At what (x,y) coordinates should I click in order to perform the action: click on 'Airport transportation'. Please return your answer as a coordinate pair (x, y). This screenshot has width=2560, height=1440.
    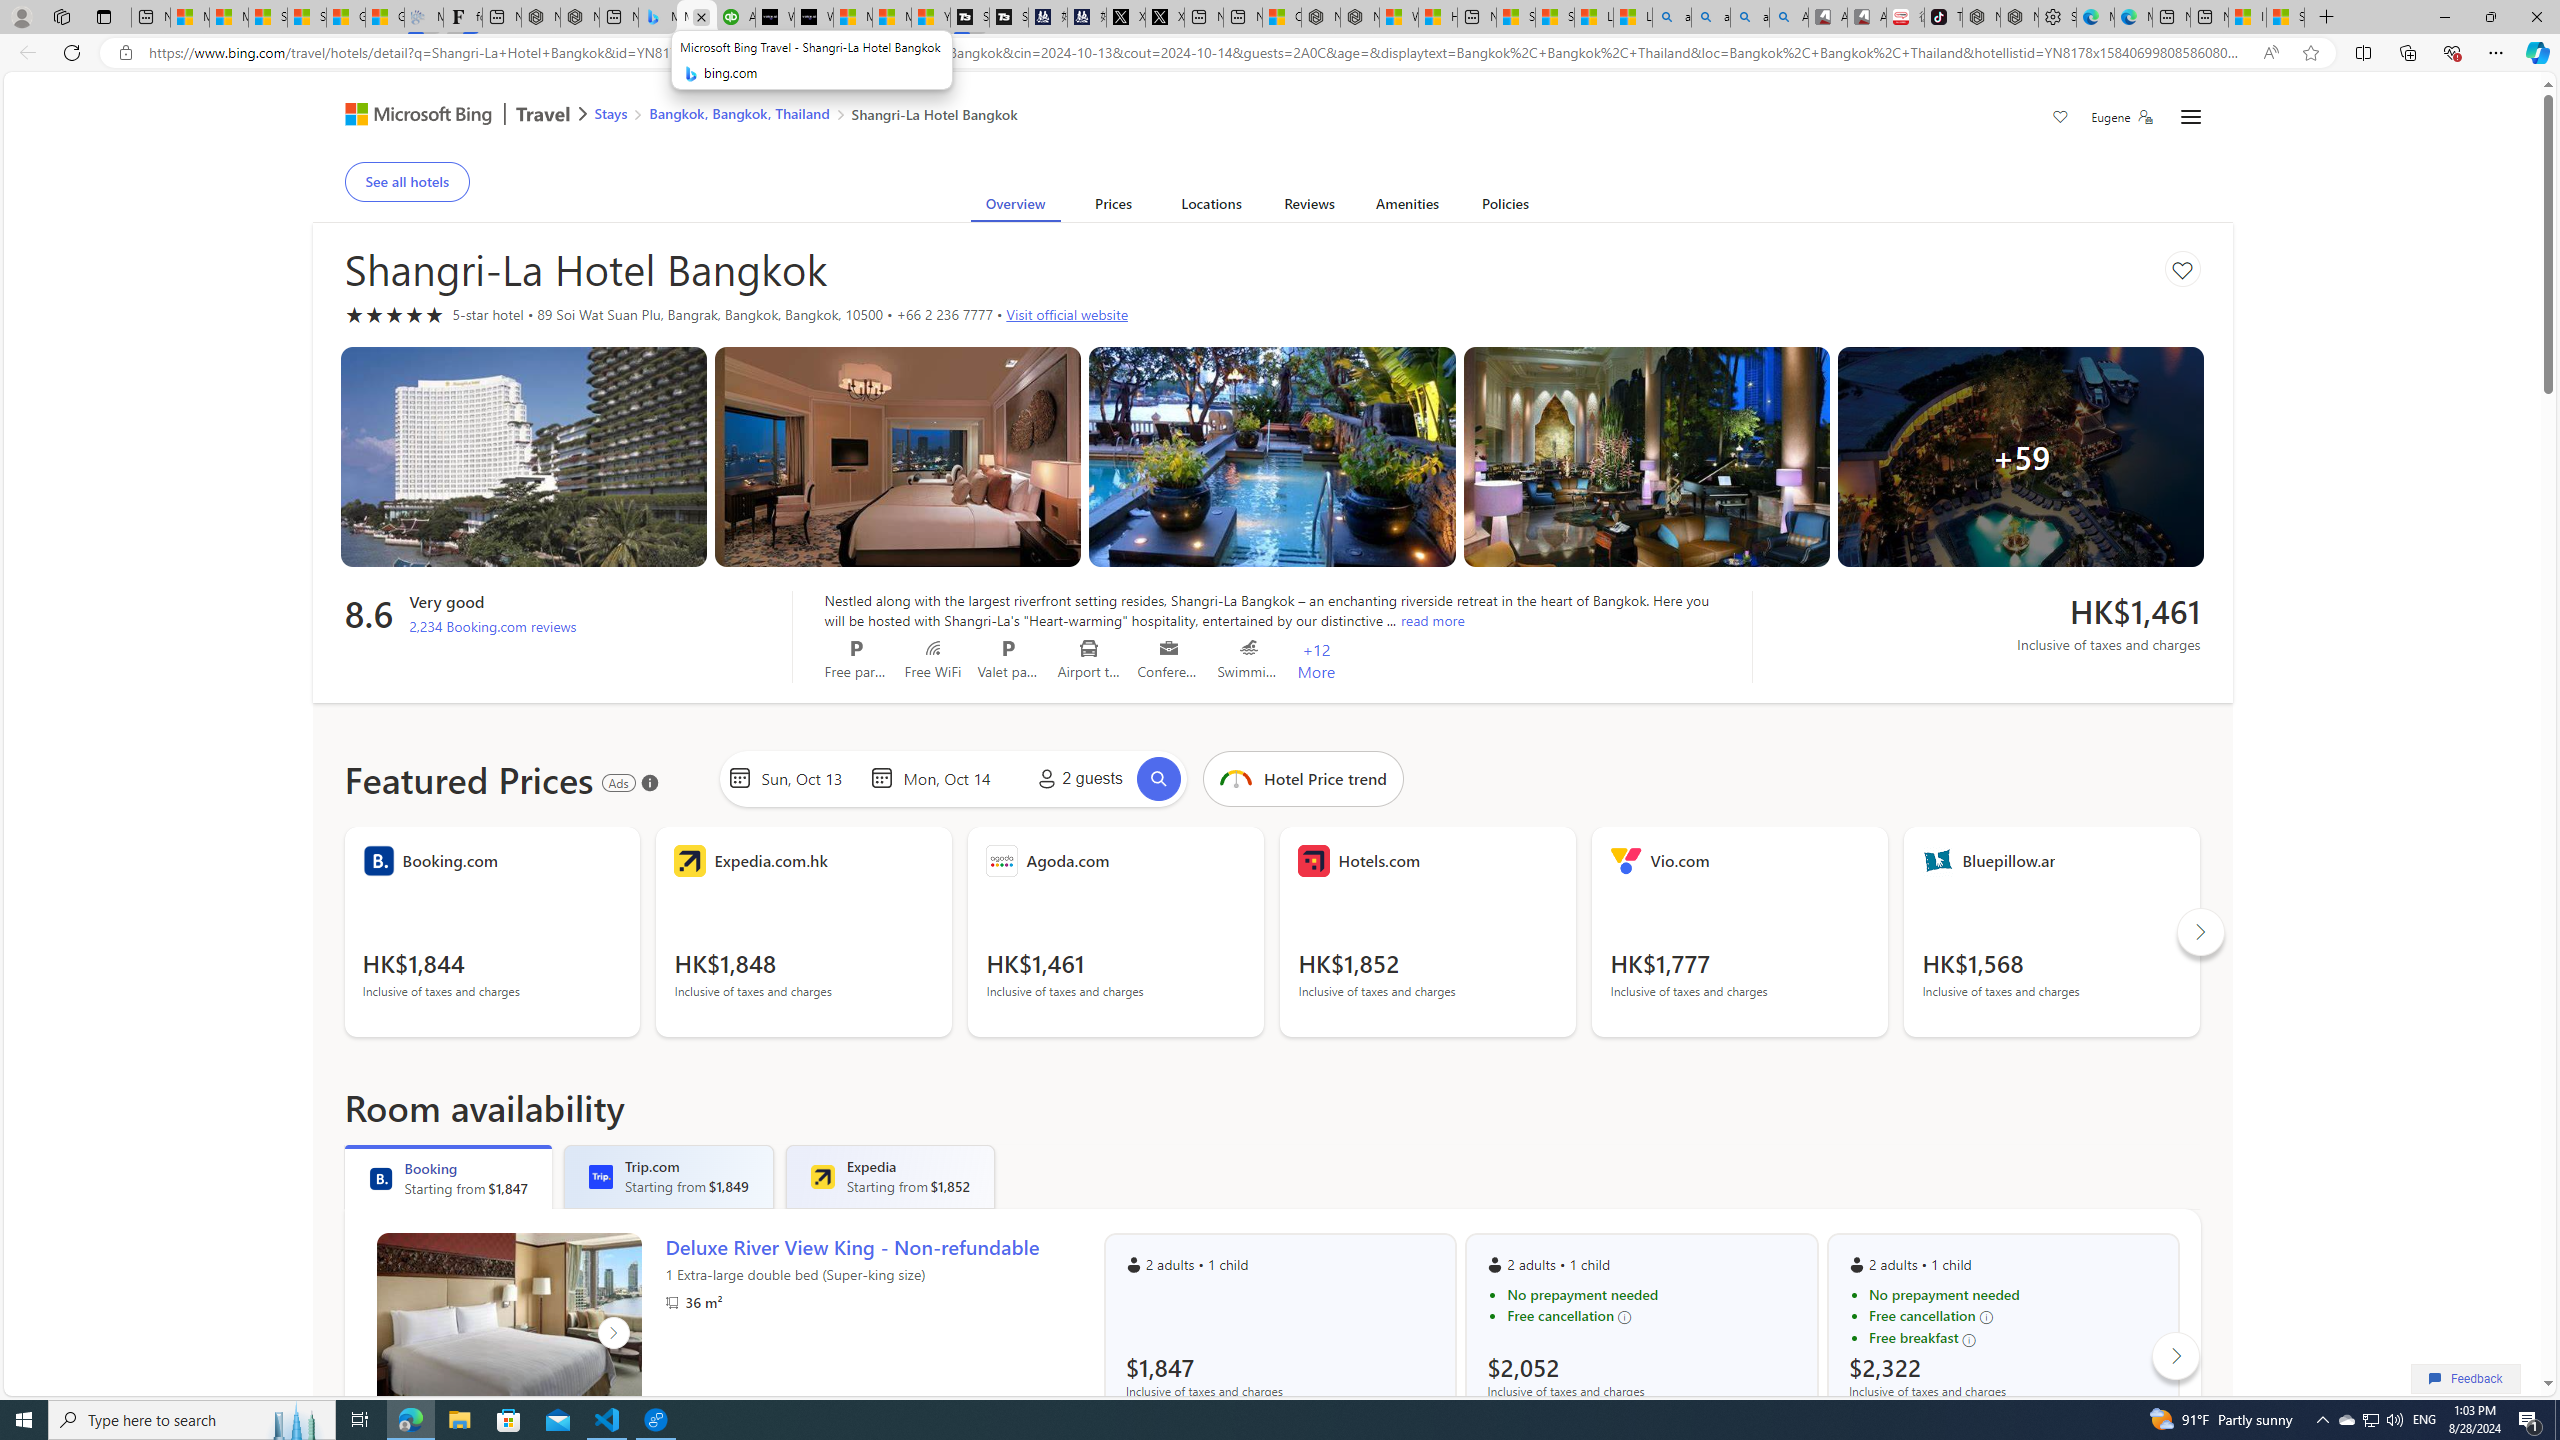
    Looking at the image, I should click on (1088, 647).